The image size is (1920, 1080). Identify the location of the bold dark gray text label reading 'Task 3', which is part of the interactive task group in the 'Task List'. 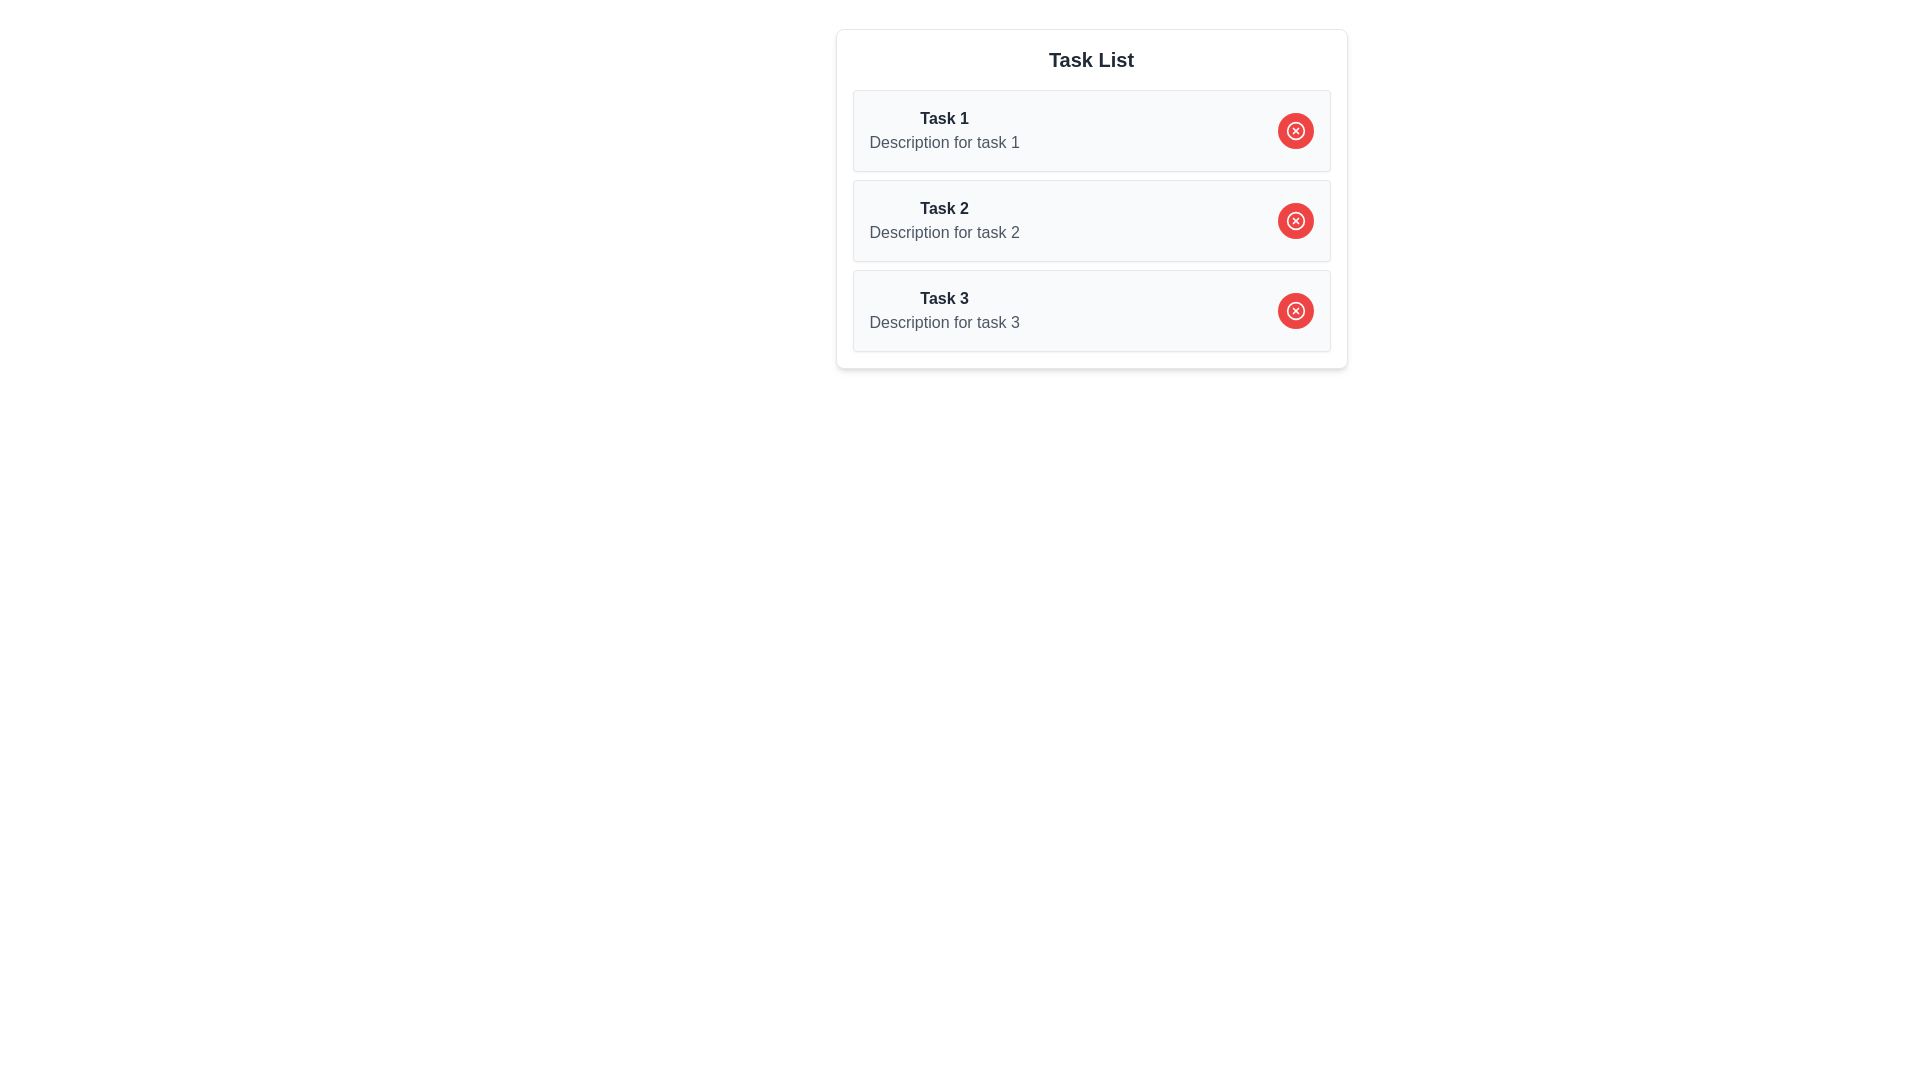
(943, 299).